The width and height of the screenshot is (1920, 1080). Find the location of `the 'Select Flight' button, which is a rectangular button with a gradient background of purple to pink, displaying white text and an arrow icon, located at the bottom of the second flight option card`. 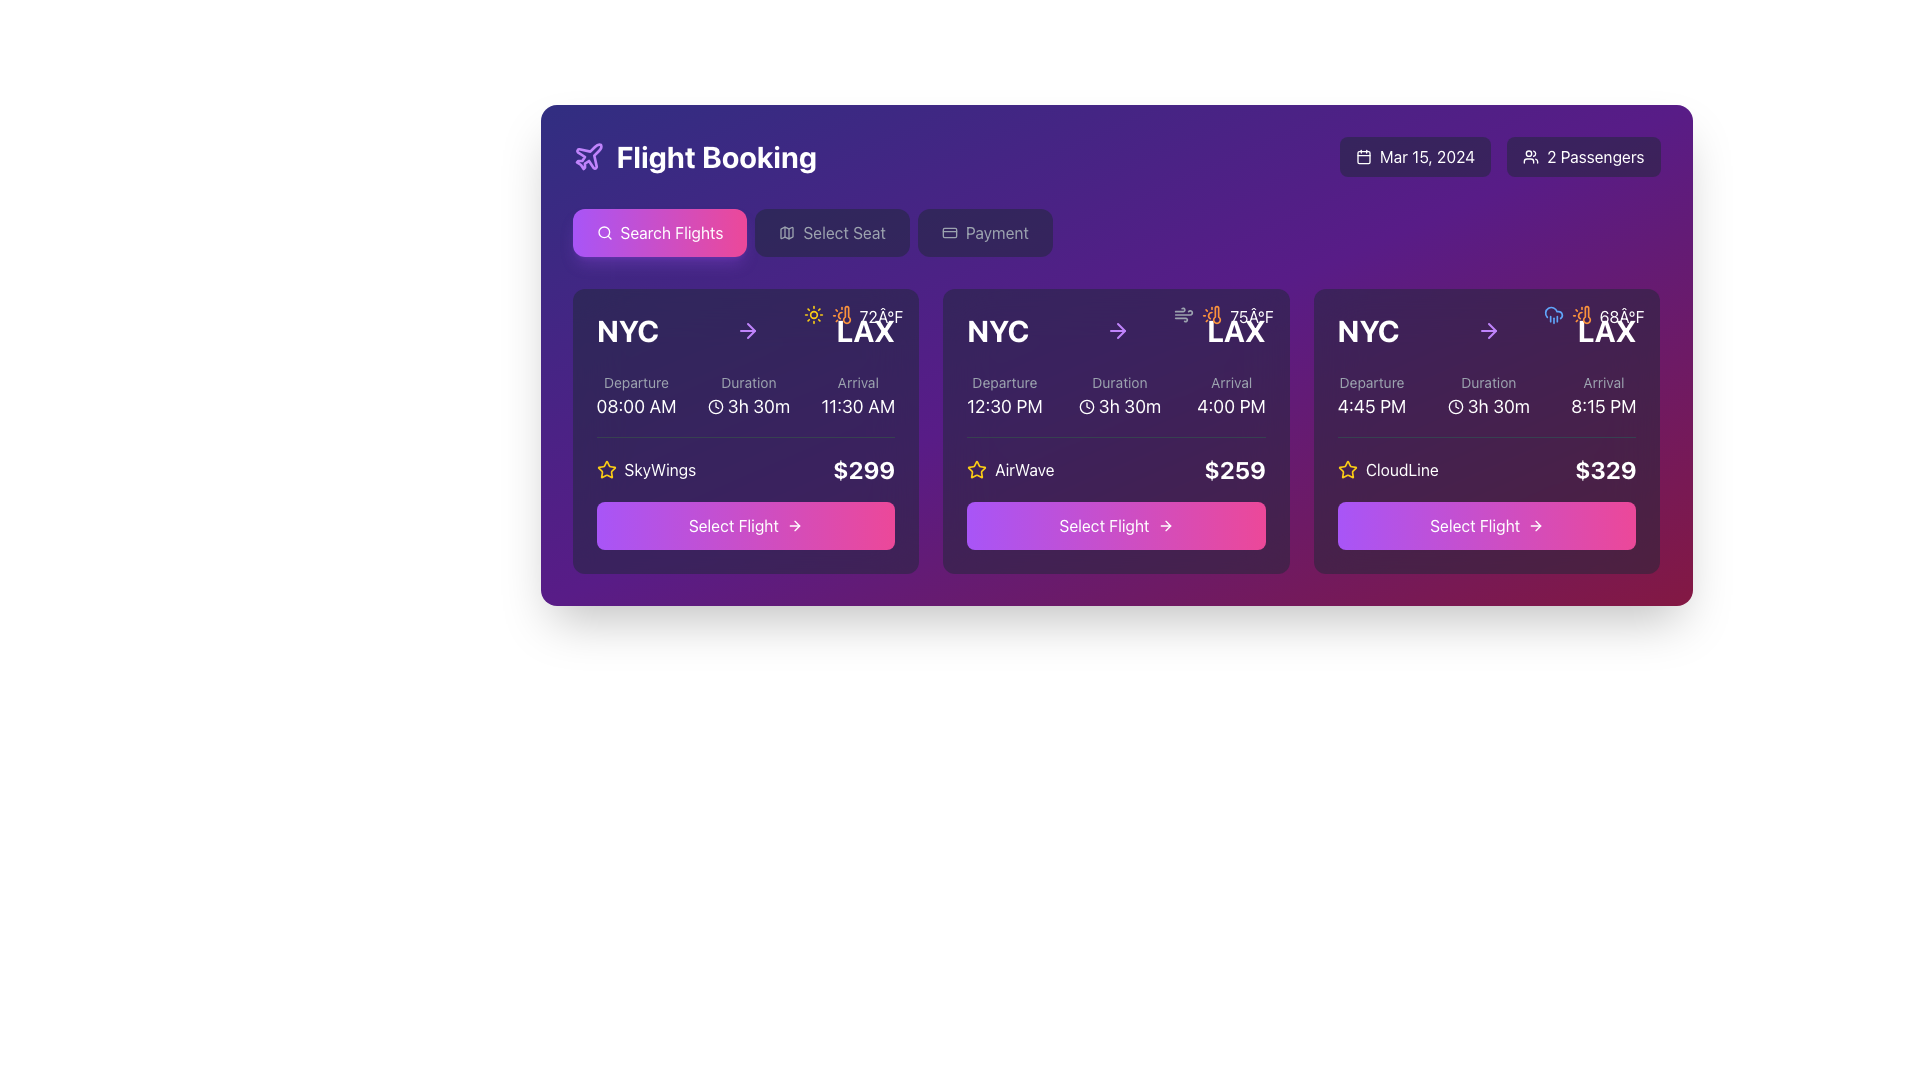

the 'Select Flight' button, which is a rectangular button with a gradient background of purple to pink, displaying white text and an arrow icon, located at the bottom of the second flight option card is located at coordinates (1115, 524).